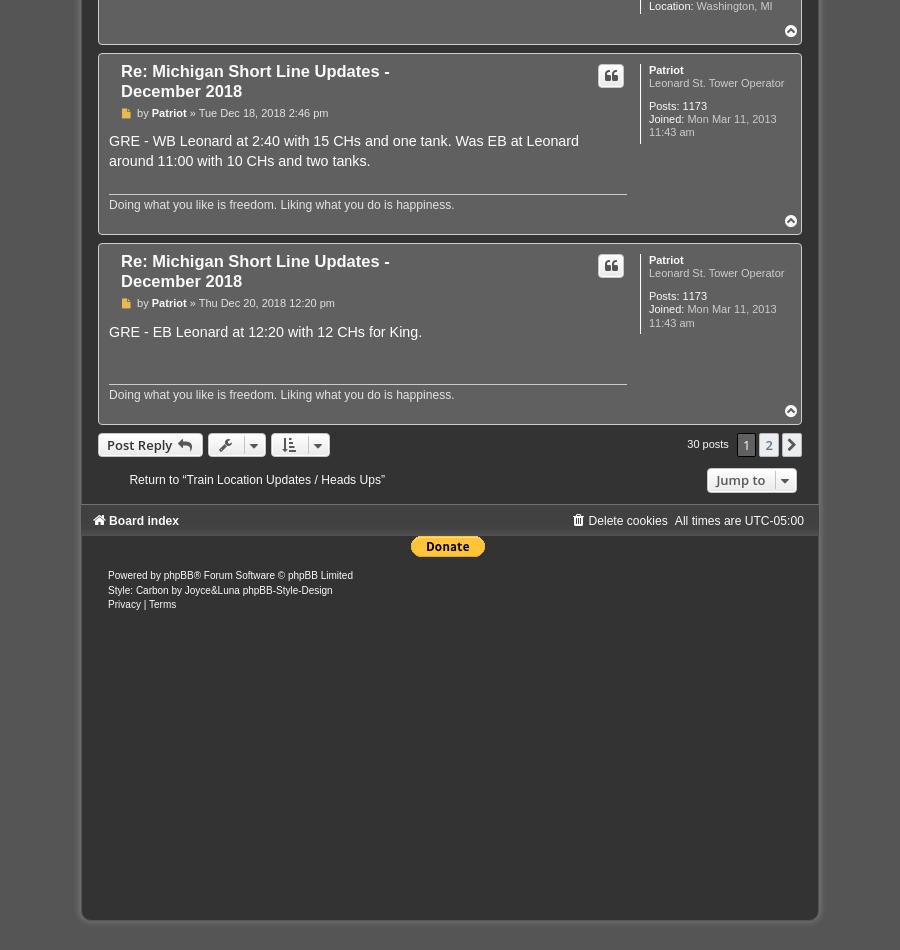 The image size is (900, 950). I want to click on 'phpBB-Style-Design', so click(241, 590).